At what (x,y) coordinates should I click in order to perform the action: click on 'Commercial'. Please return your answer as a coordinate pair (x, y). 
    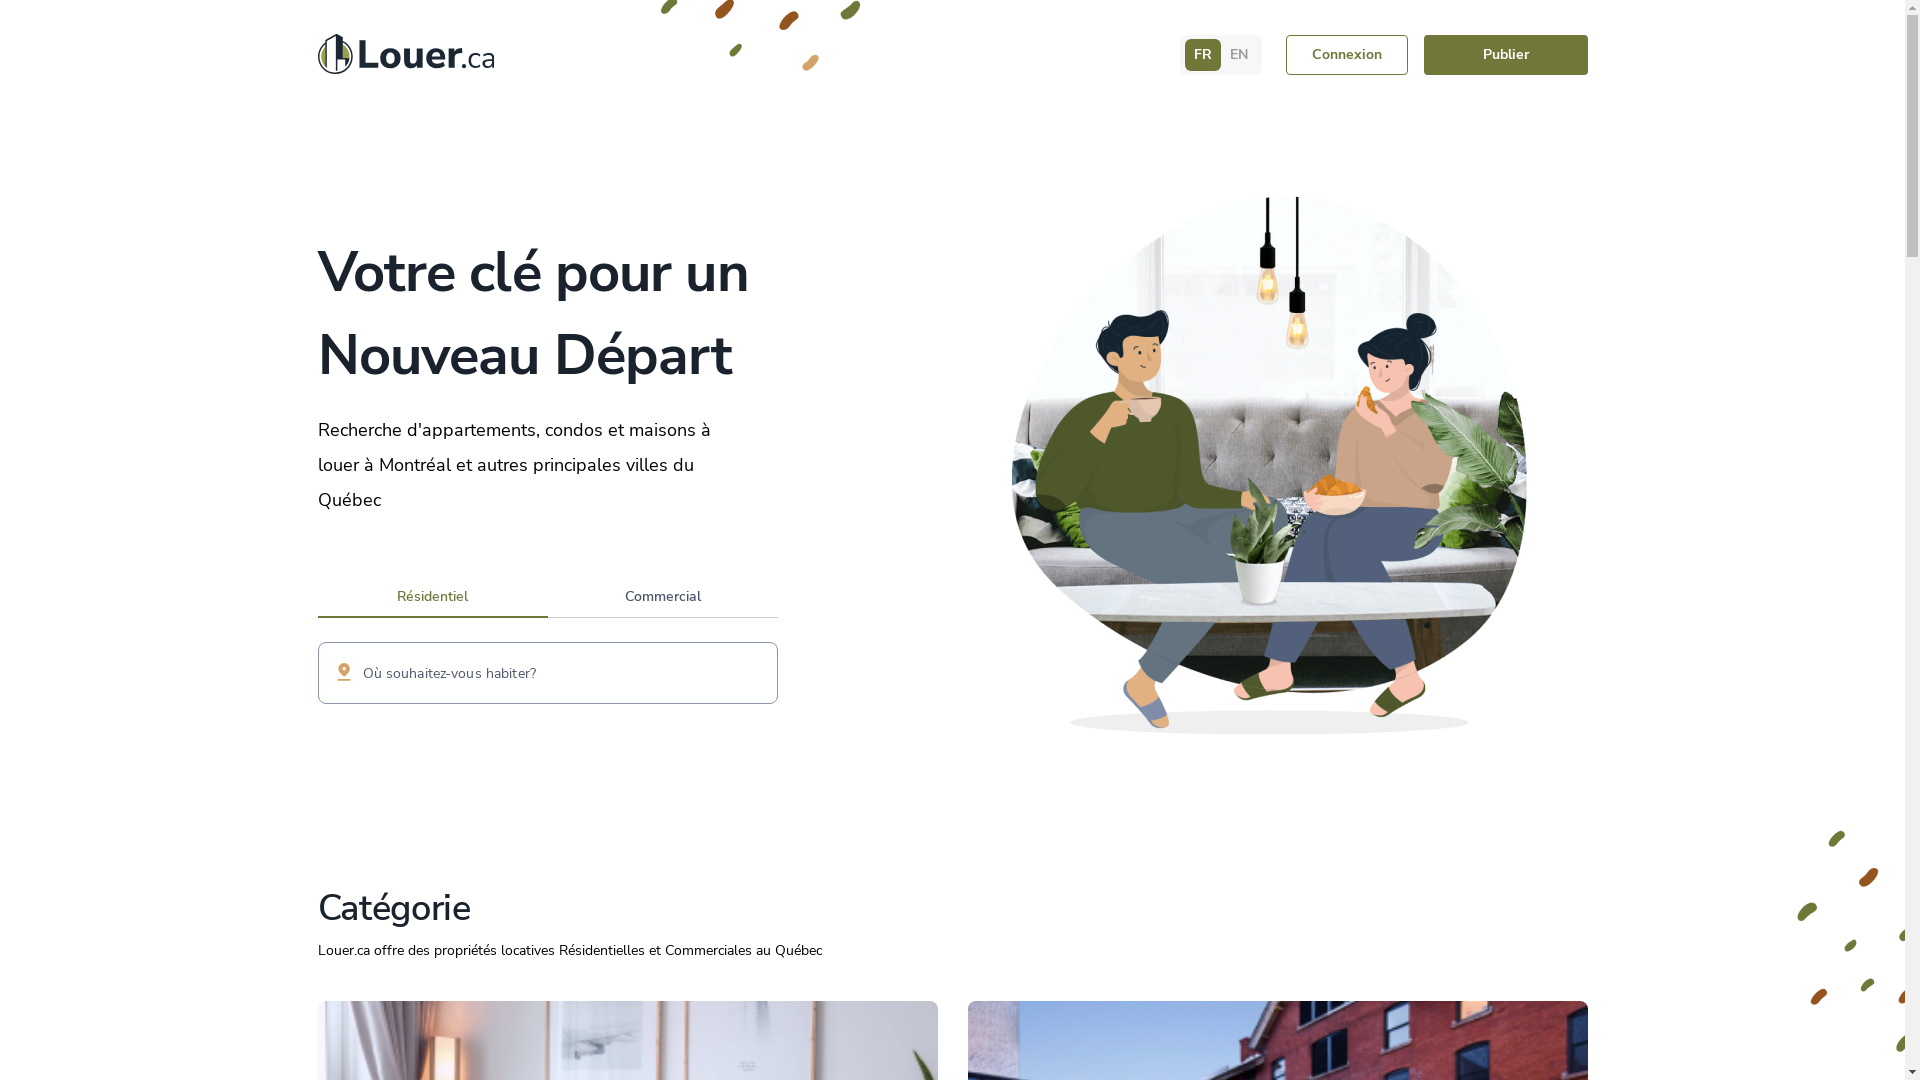
    Looking at the image, I should click on (547, 599).